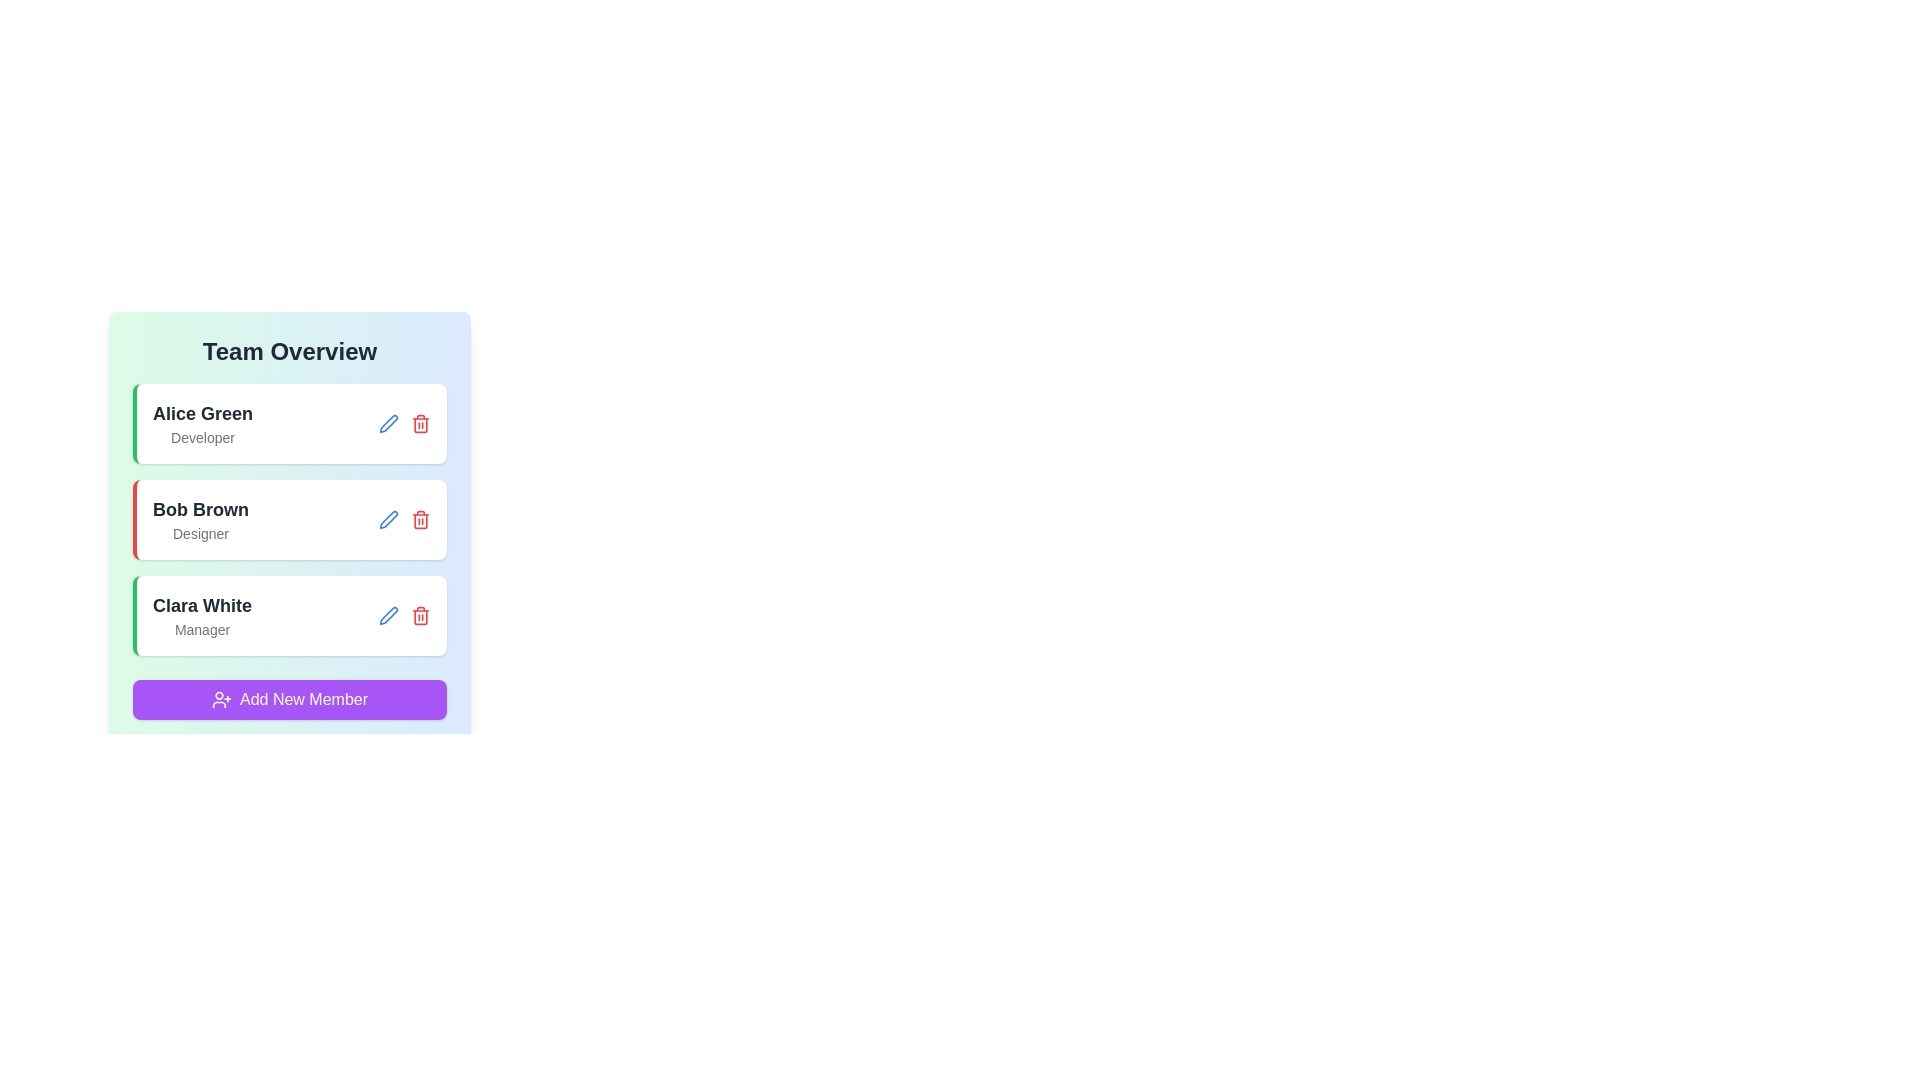 The width and height of the screenshot is (1920, 1080). Describe the element at coordinates (388, 519) in the screenshot. I see `edit button for Bob Brown to view their details` at that location.